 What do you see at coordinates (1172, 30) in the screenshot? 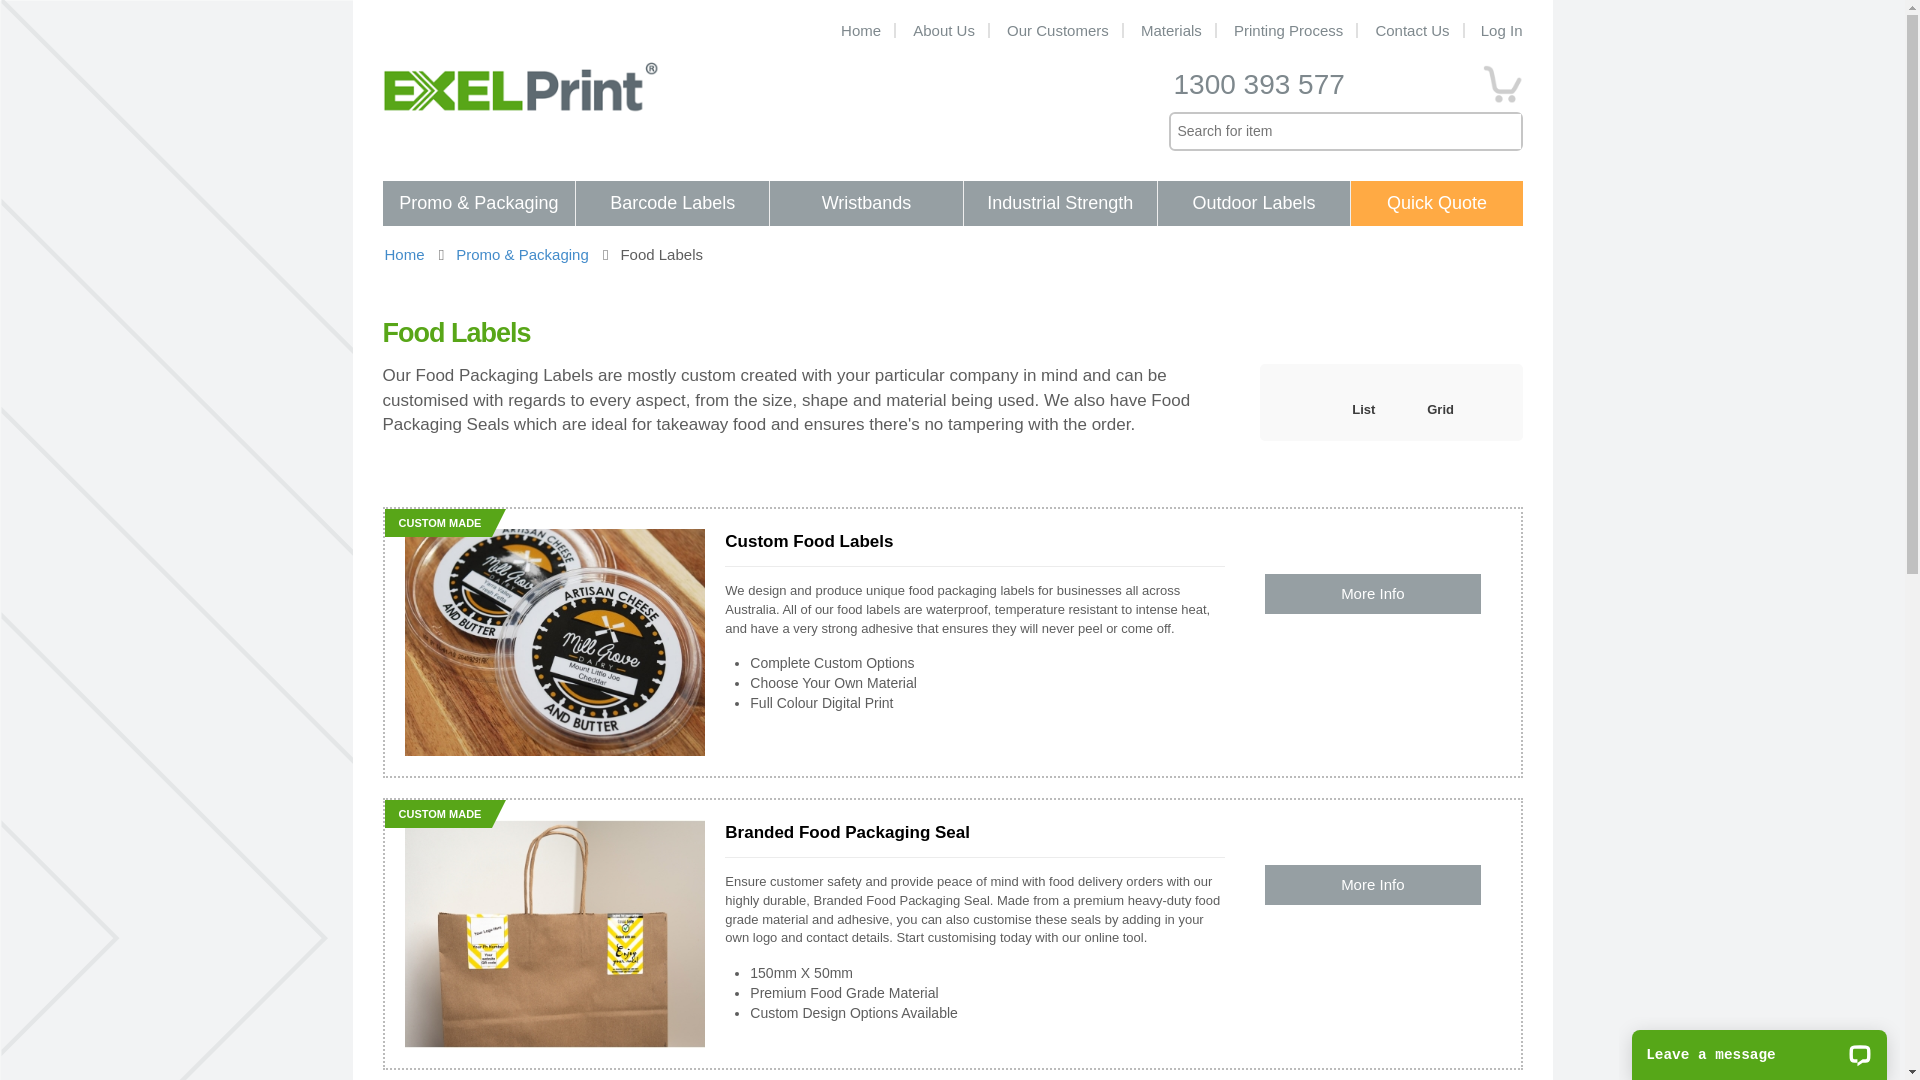
I see `'Materials'` at bounding box center [1172, 30].